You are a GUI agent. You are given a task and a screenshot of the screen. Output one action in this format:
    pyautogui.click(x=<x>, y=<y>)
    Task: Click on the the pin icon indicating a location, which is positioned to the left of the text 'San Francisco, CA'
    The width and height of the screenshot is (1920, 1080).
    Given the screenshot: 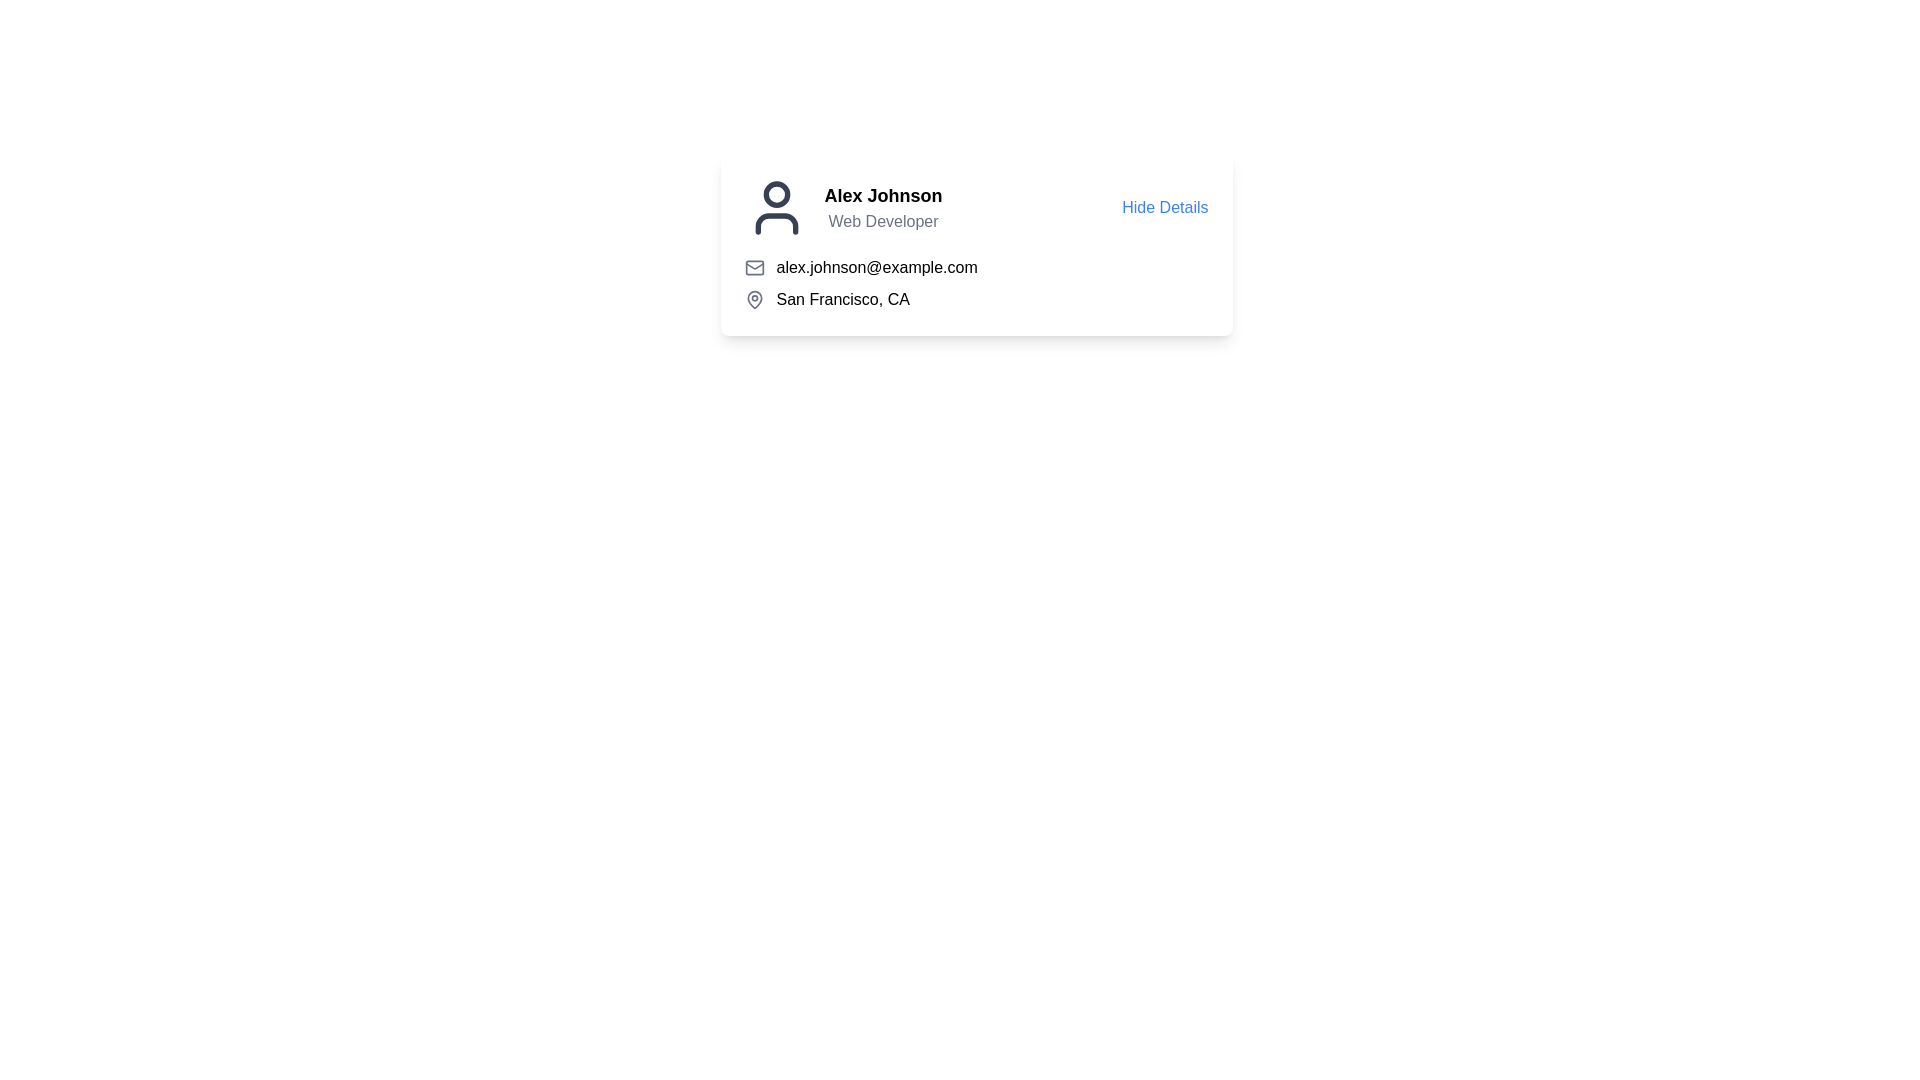 What is the action you would take?
    pyautogui.click(x=753, y=300)
    